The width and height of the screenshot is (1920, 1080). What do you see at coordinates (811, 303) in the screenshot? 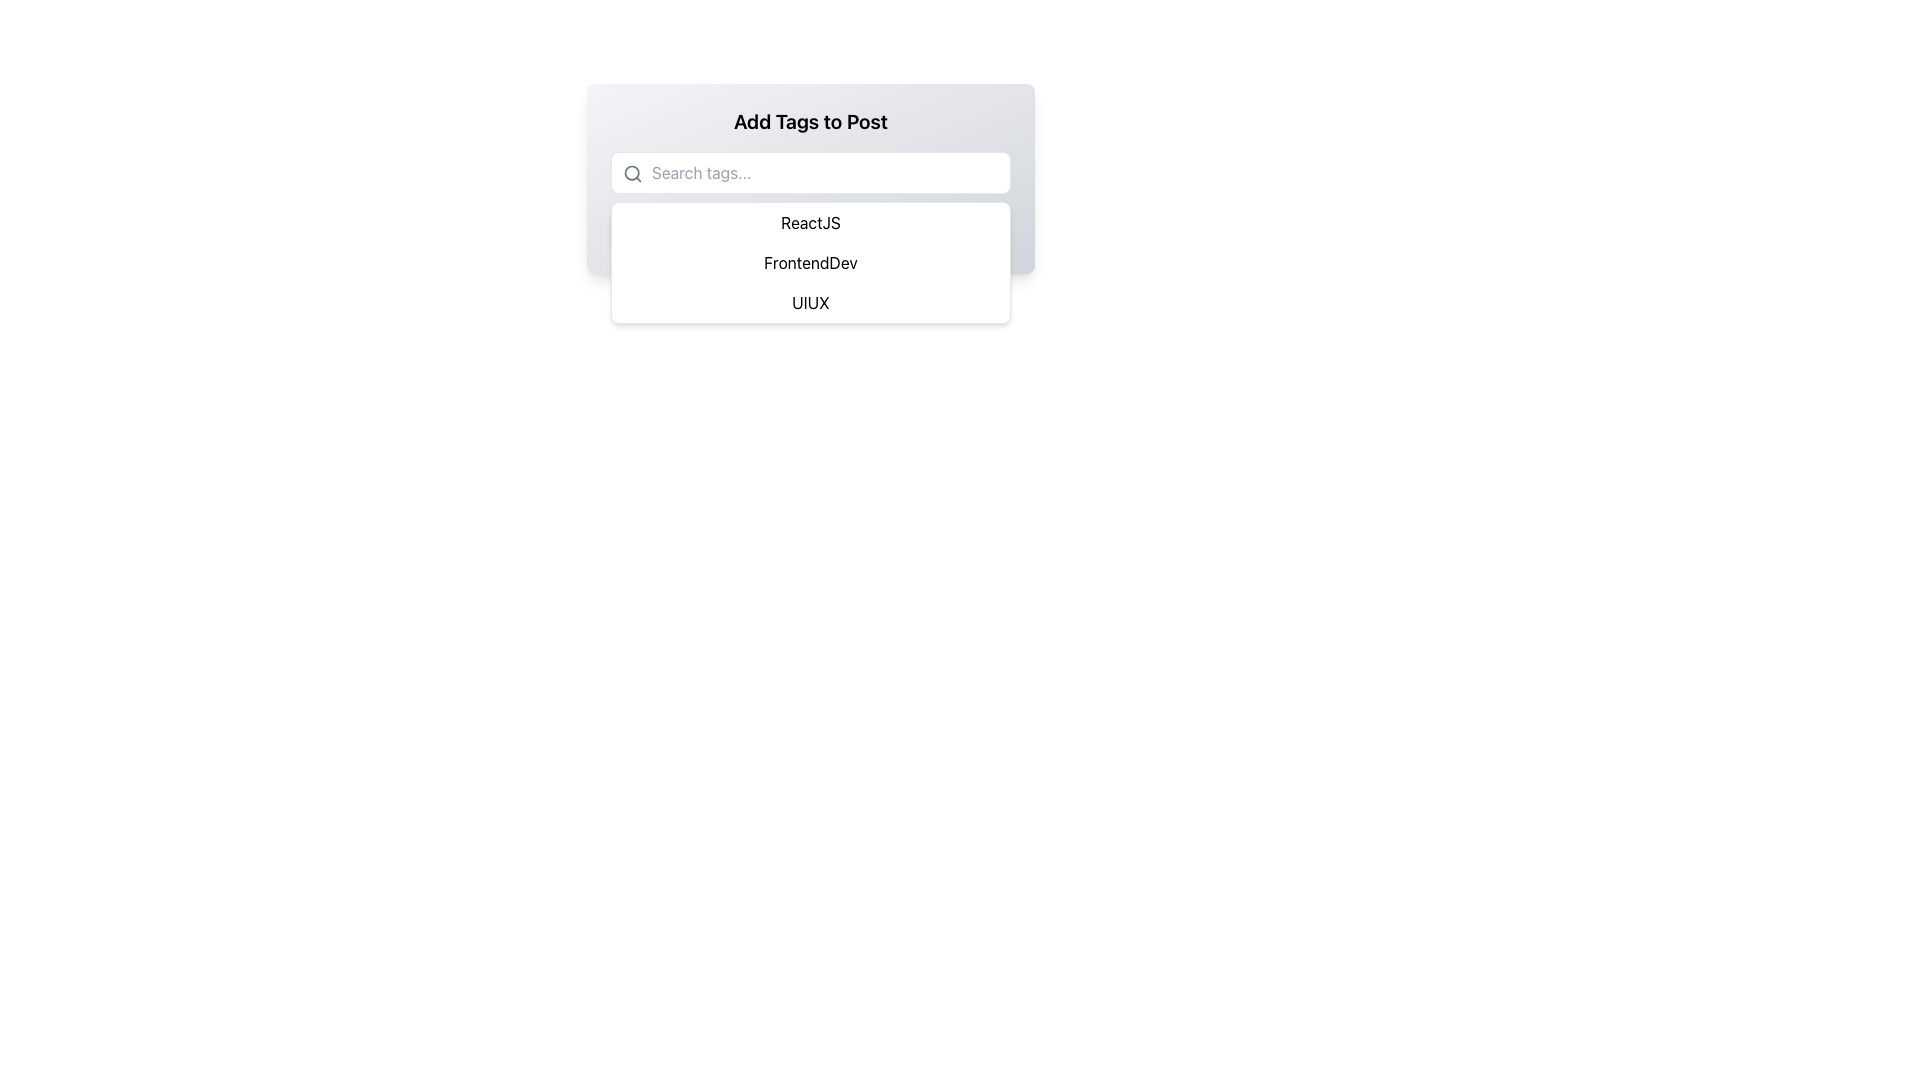
I see `to select the third item in the dropdown list labeled 'UIUX', which is positioned below 'ReactJS' and 'FrontendDev'` at bounding box center [811, 303].